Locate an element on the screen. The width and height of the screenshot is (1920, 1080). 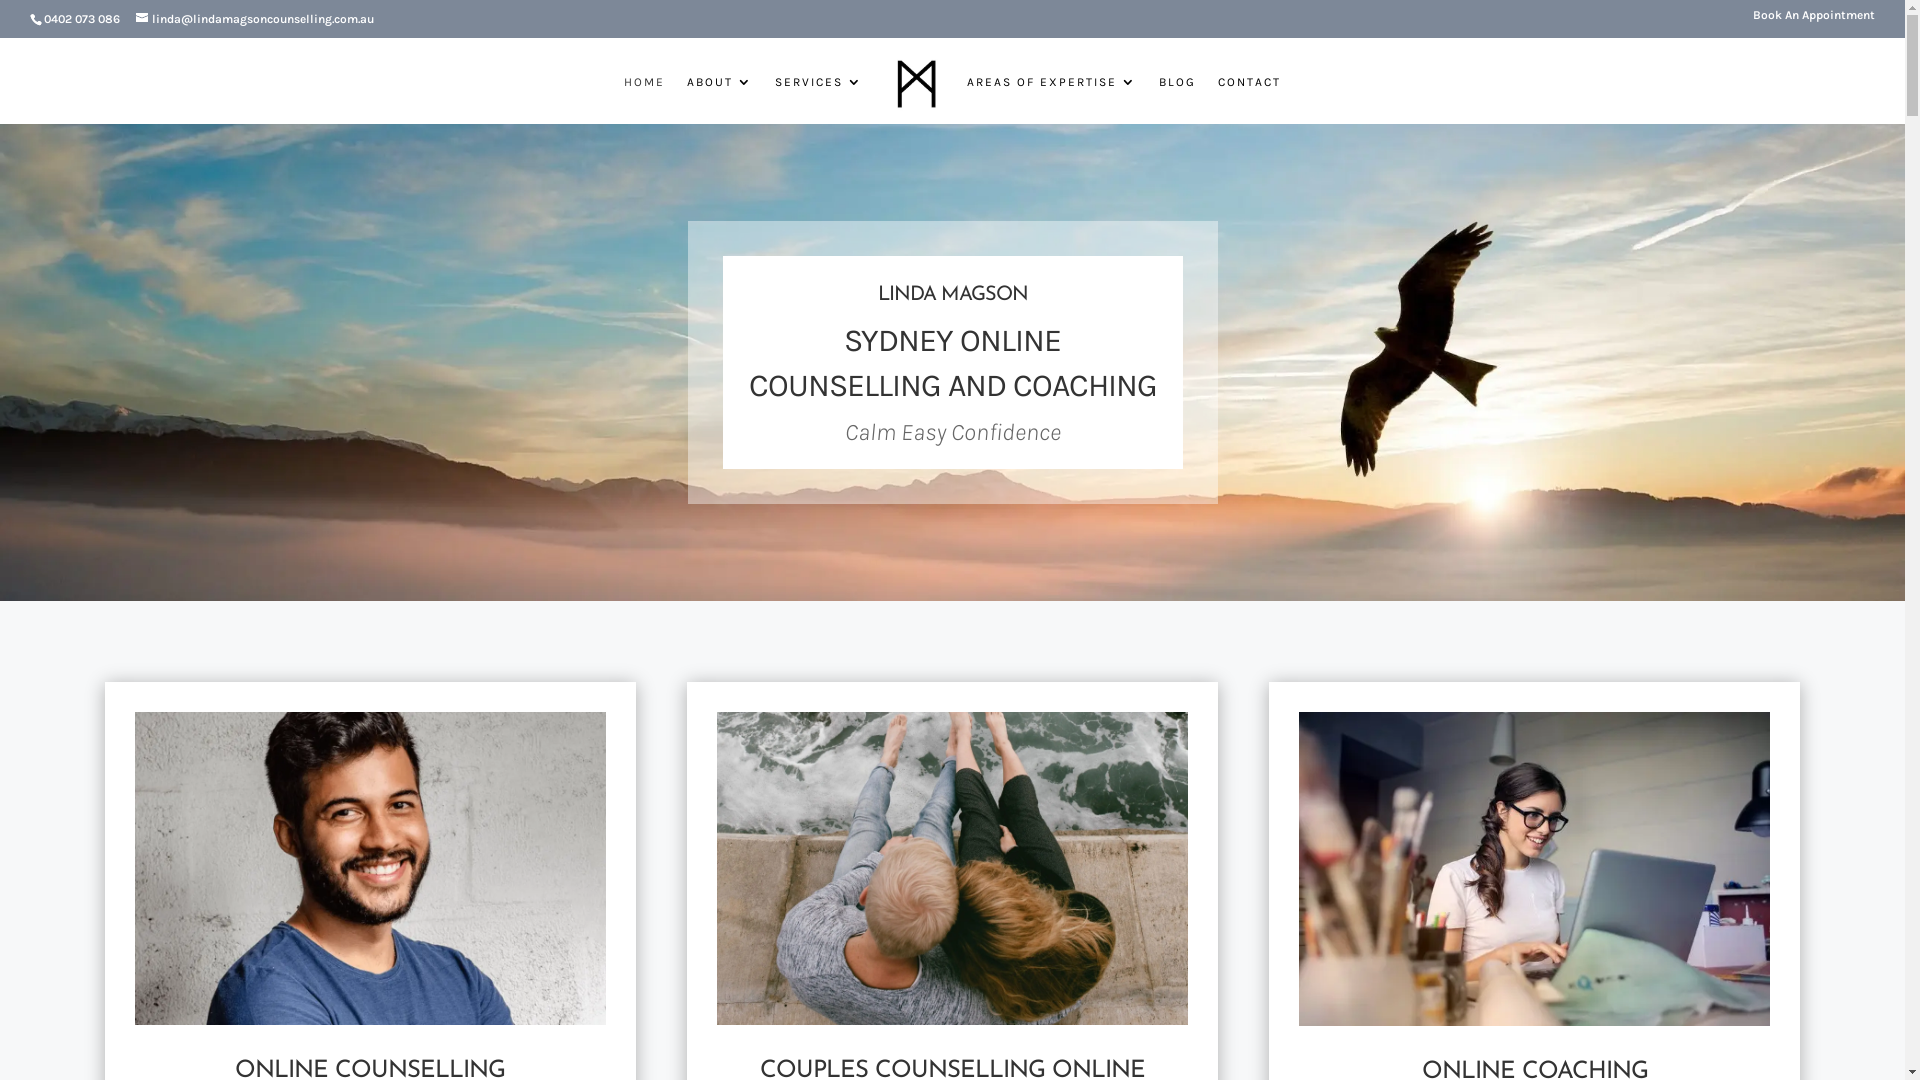
'ABOUT' is located at coordinates (720, 99).